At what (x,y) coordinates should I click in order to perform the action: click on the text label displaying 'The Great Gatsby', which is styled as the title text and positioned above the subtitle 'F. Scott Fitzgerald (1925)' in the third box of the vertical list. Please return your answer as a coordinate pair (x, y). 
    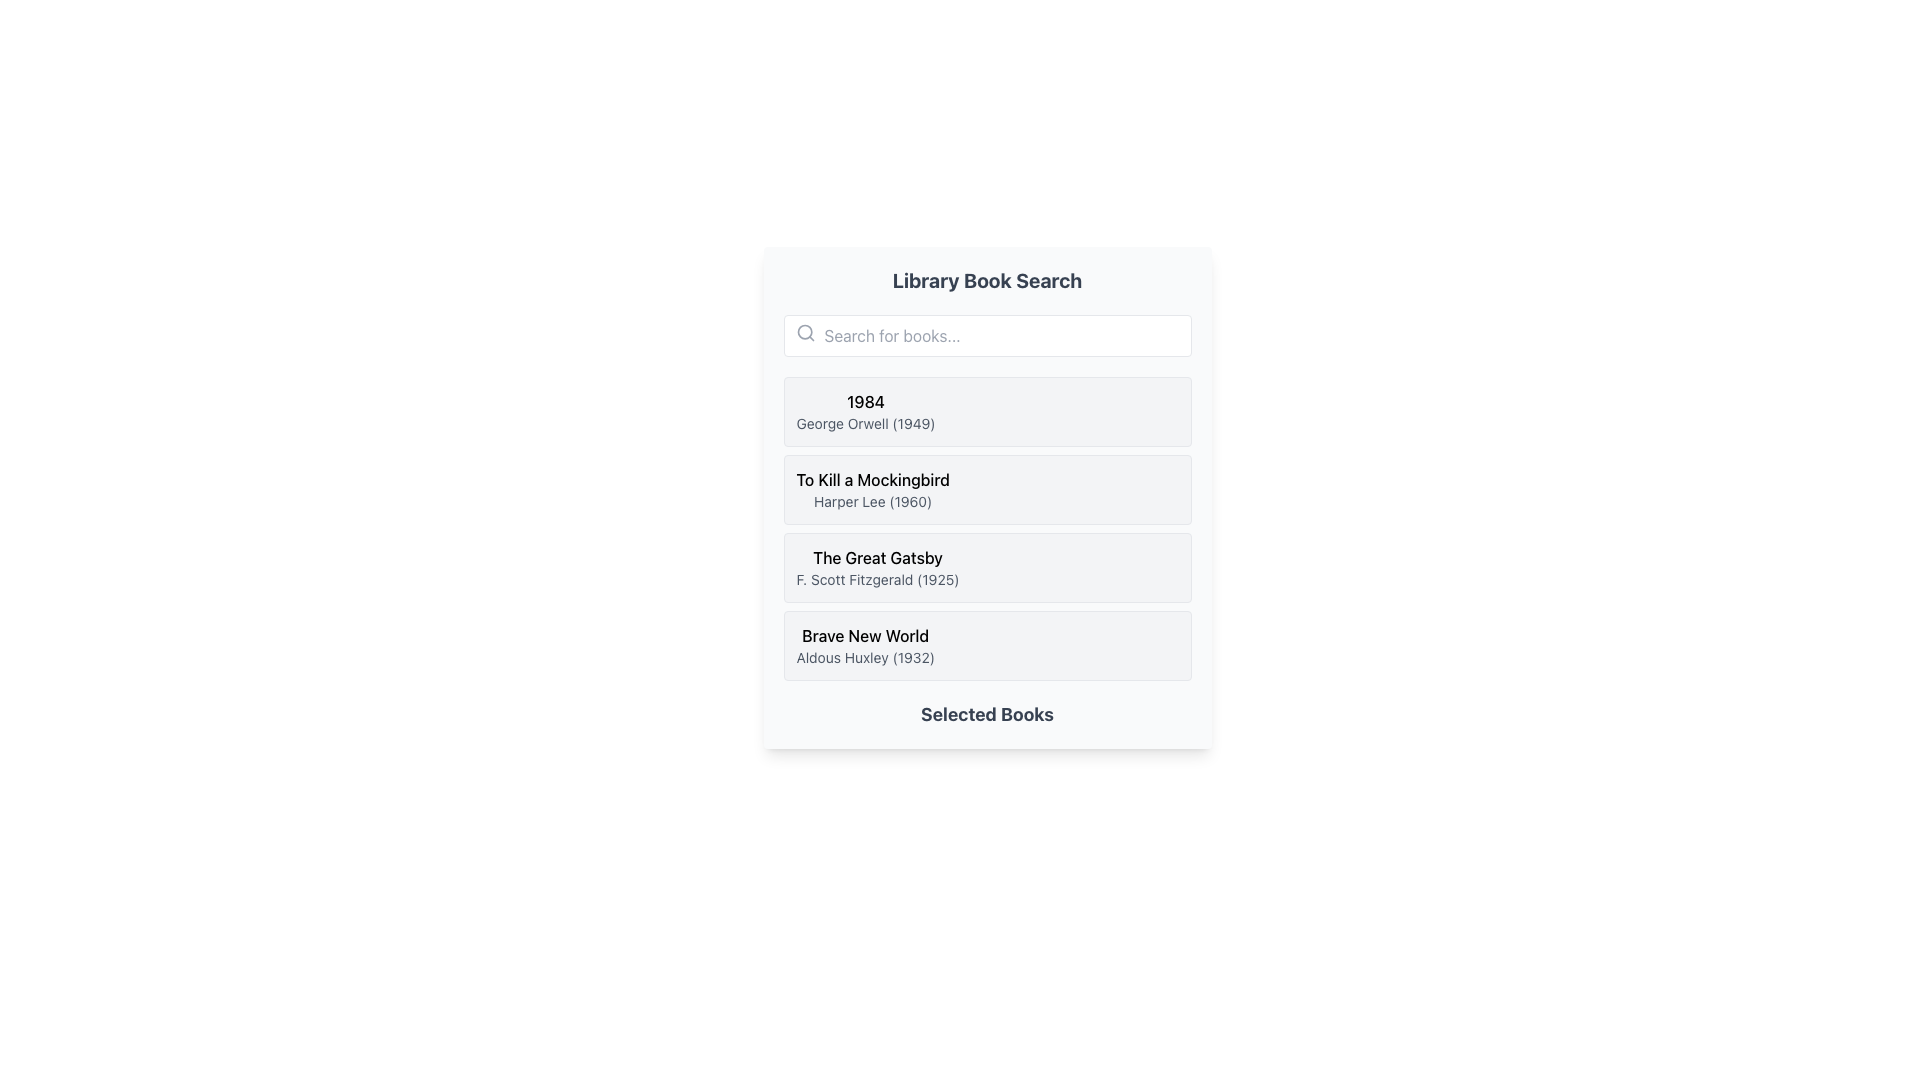
    Looking at the image, I should click on (878, 558).